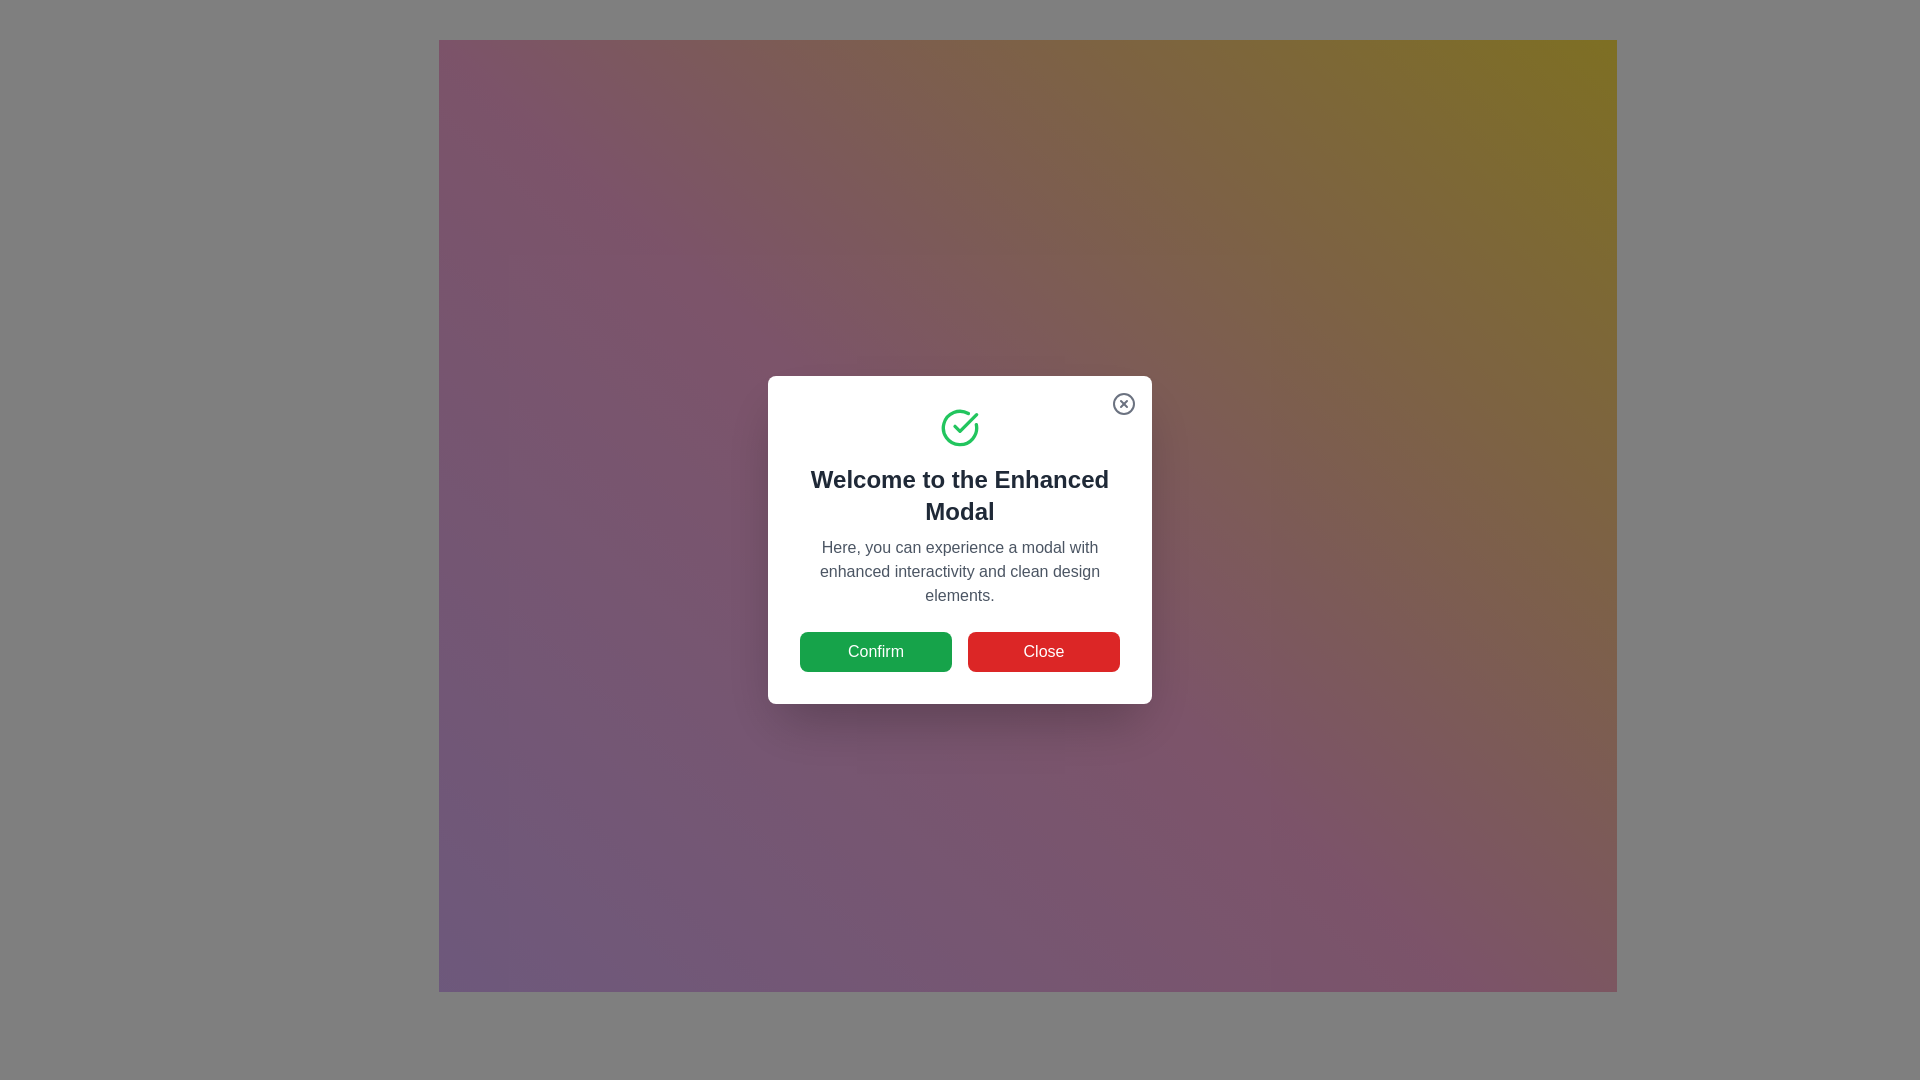 The width and height of the screenshot is (1920, 1080). What do you see at coordinates (875, 651) in the screenshot?
I see `the 'Confirm' button located inside the modal box, which is positioned as the left button next to the red 'Close' button` at bounding box center [875, 651].